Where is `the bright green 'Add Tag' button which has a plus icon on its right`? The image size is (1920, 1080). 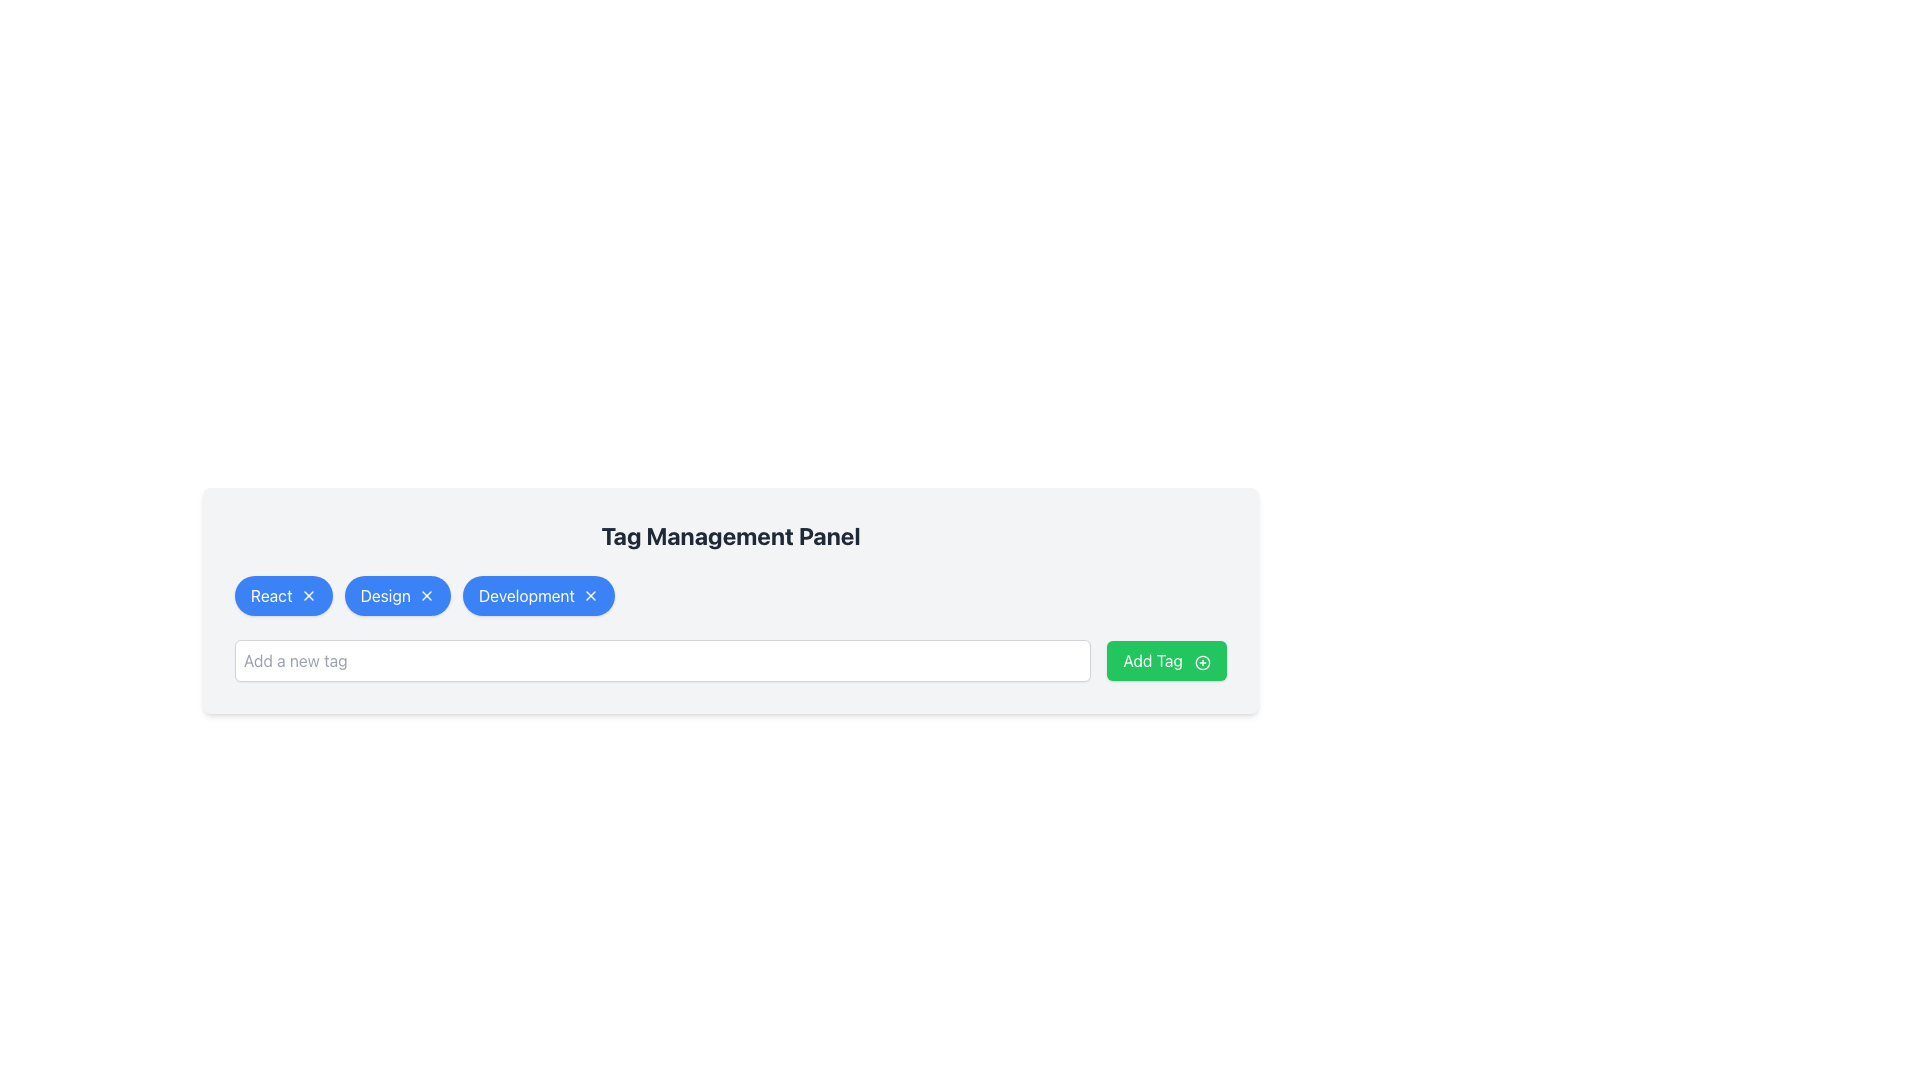
the bright green 'Add Tag' button which has a plus icon on its right is located at coordinates (1167, 660).